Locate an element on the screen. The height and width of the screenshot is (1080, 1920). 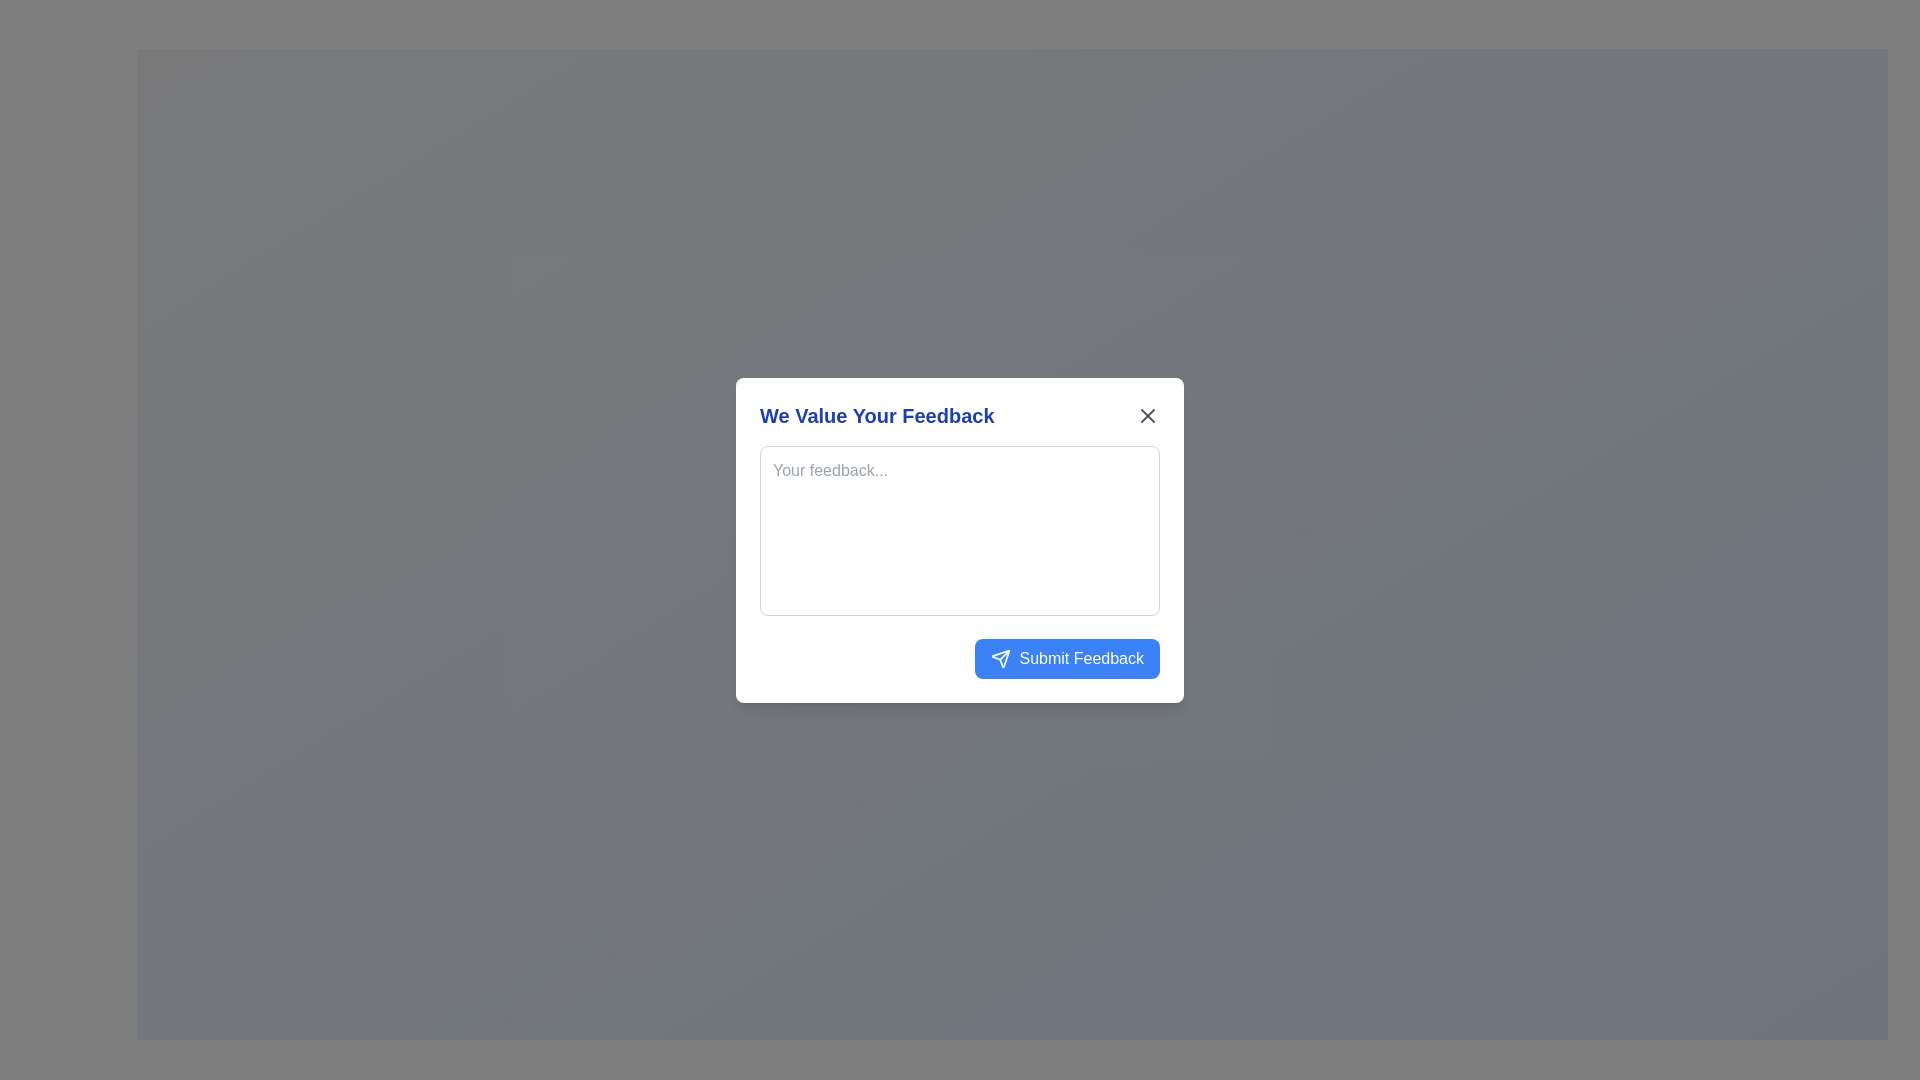
the blue 'Submit Feedback' button with rounded corners and white text located at the bottom-right of the 'We Value Your Feedback' modal is located at coordinates (1066, 658).